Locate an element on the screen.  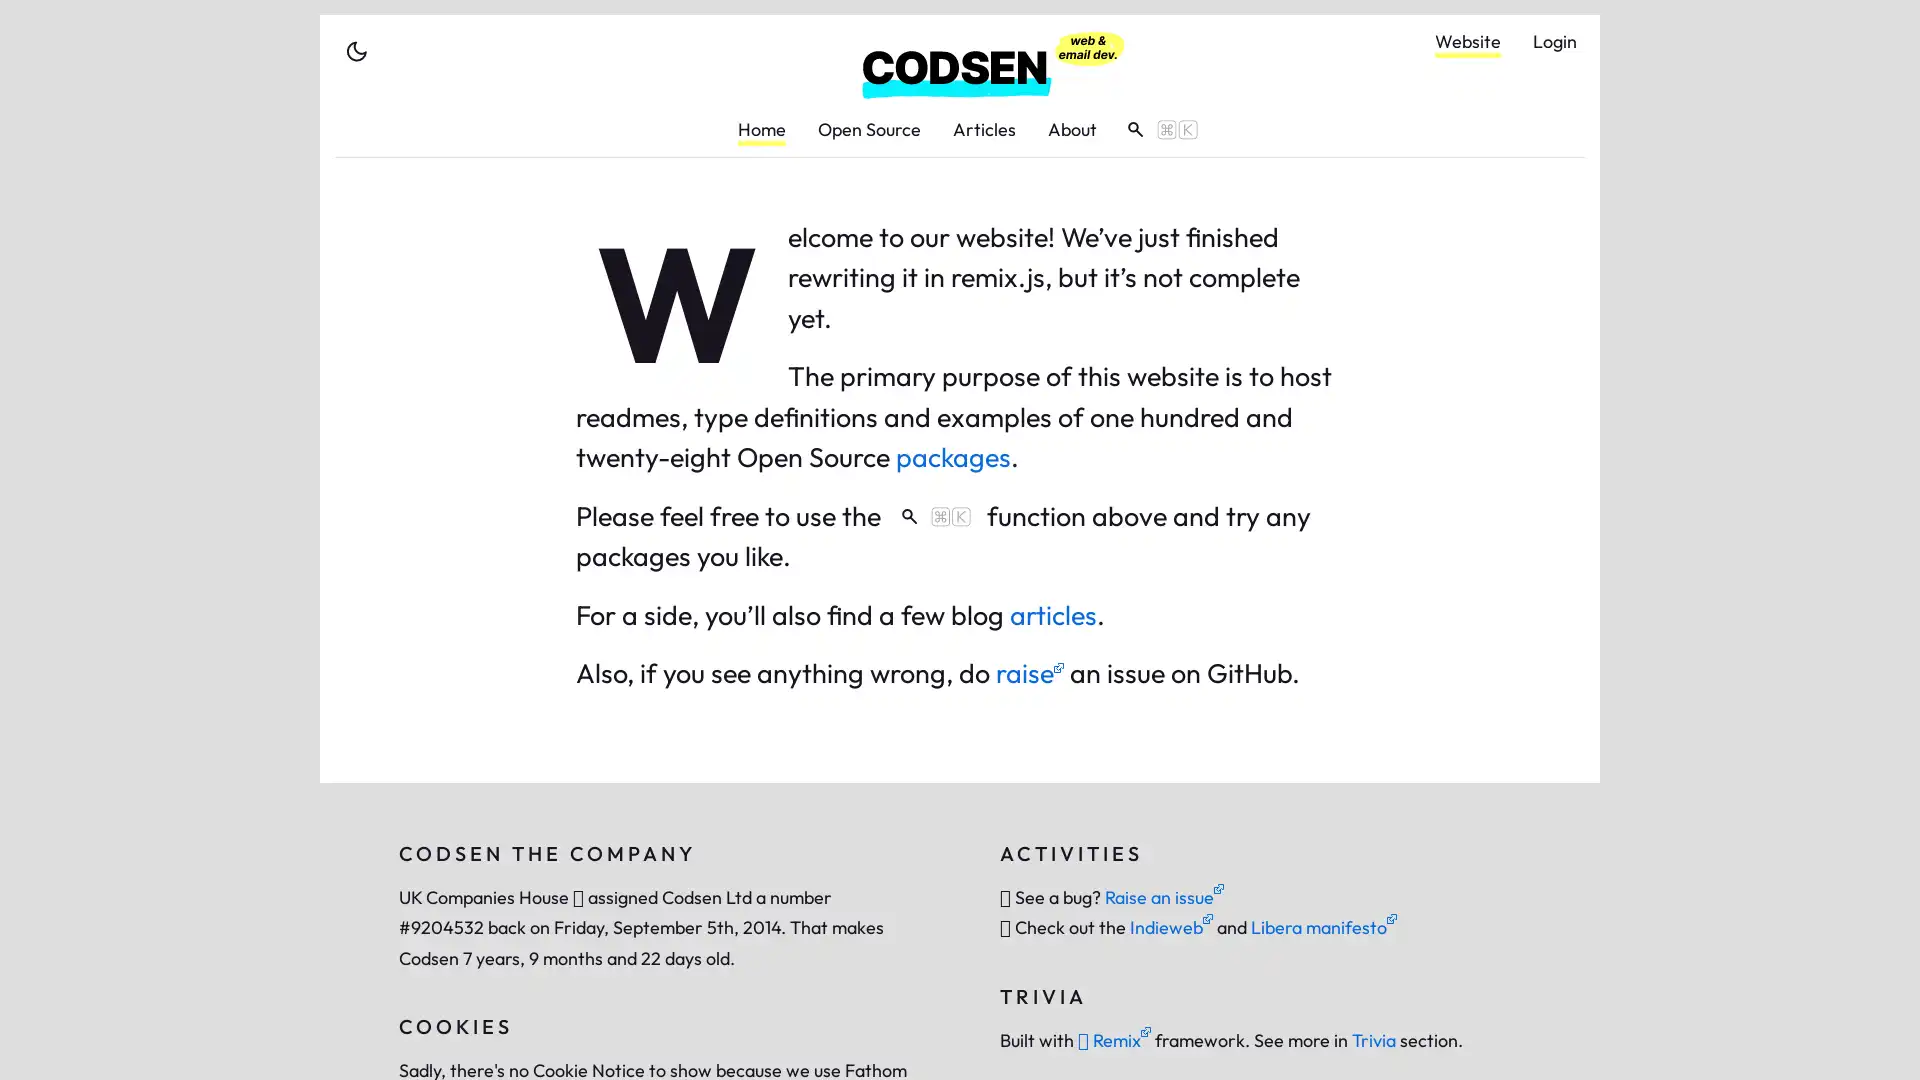
Toggle search is located at coordinates (1155, 128).